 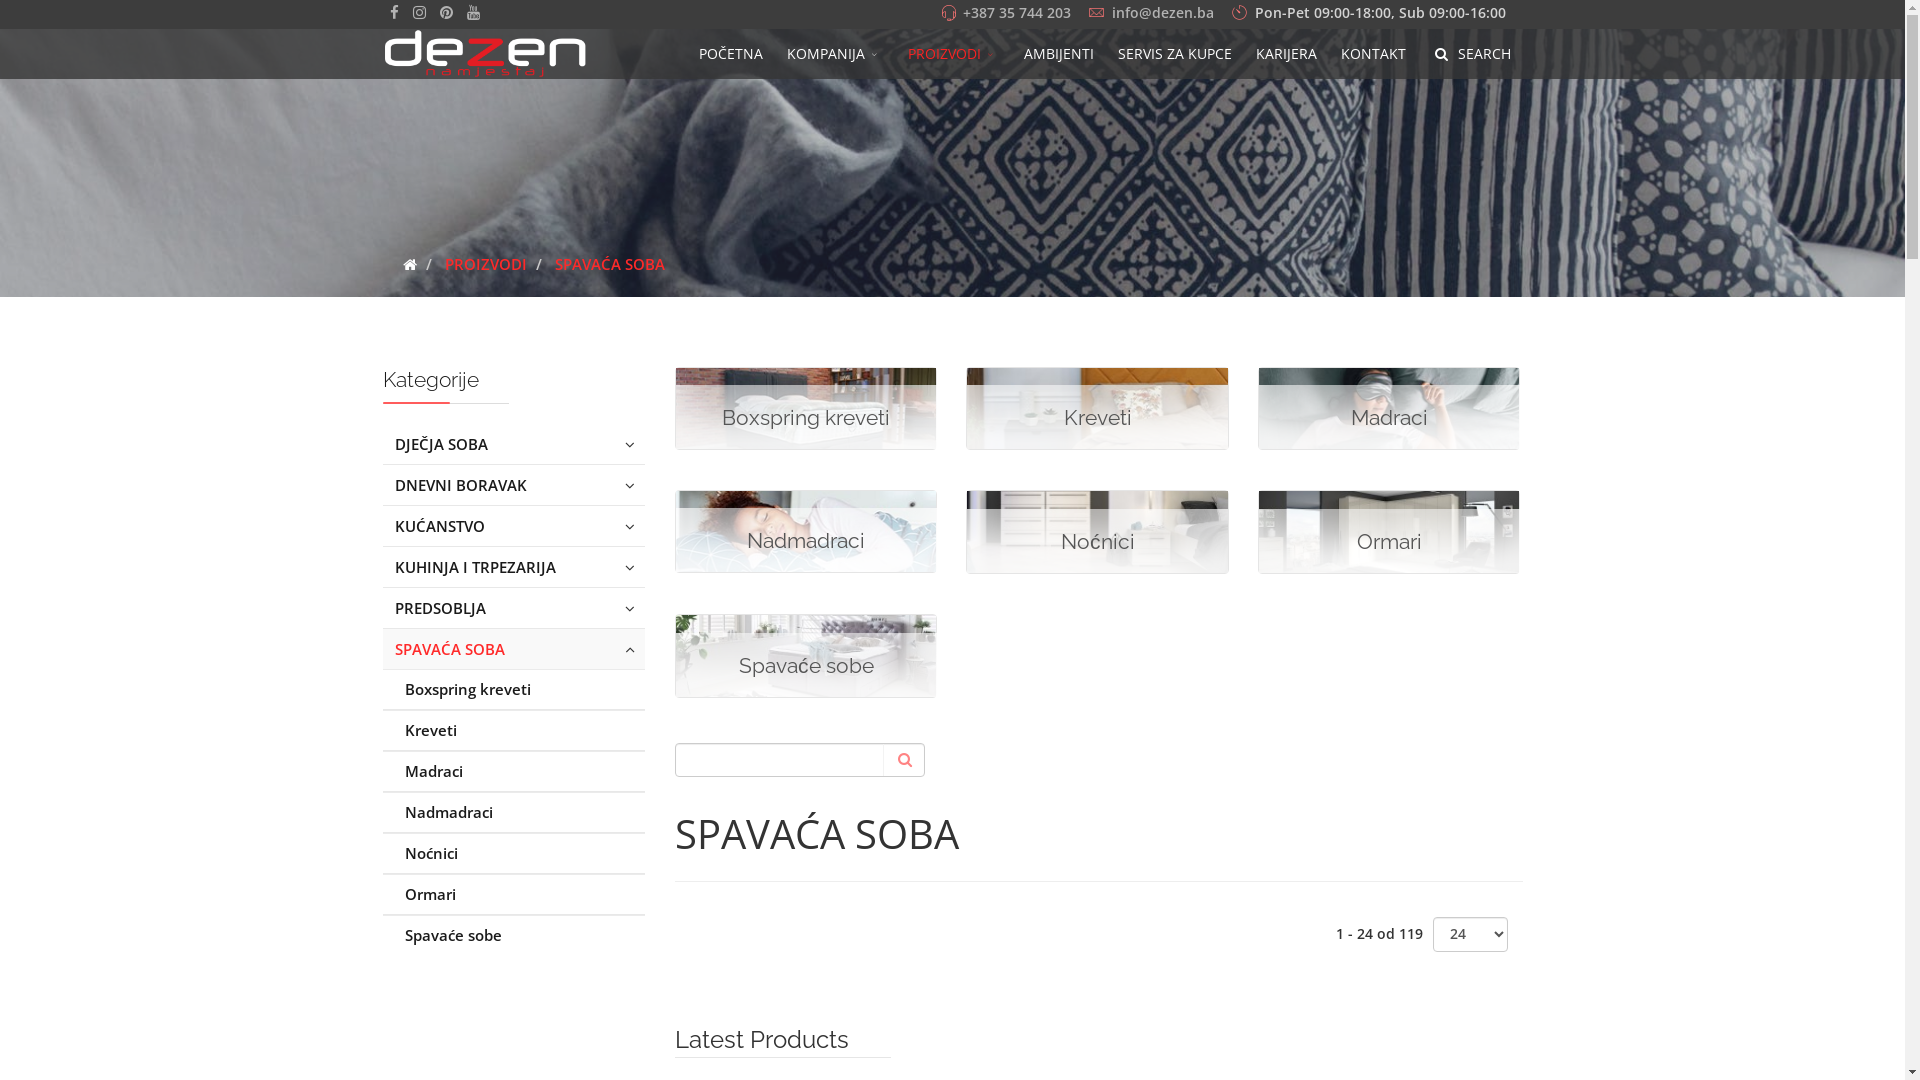 I want to click on 'DNEVNI BORAVAK', so click(x=382, y=485).